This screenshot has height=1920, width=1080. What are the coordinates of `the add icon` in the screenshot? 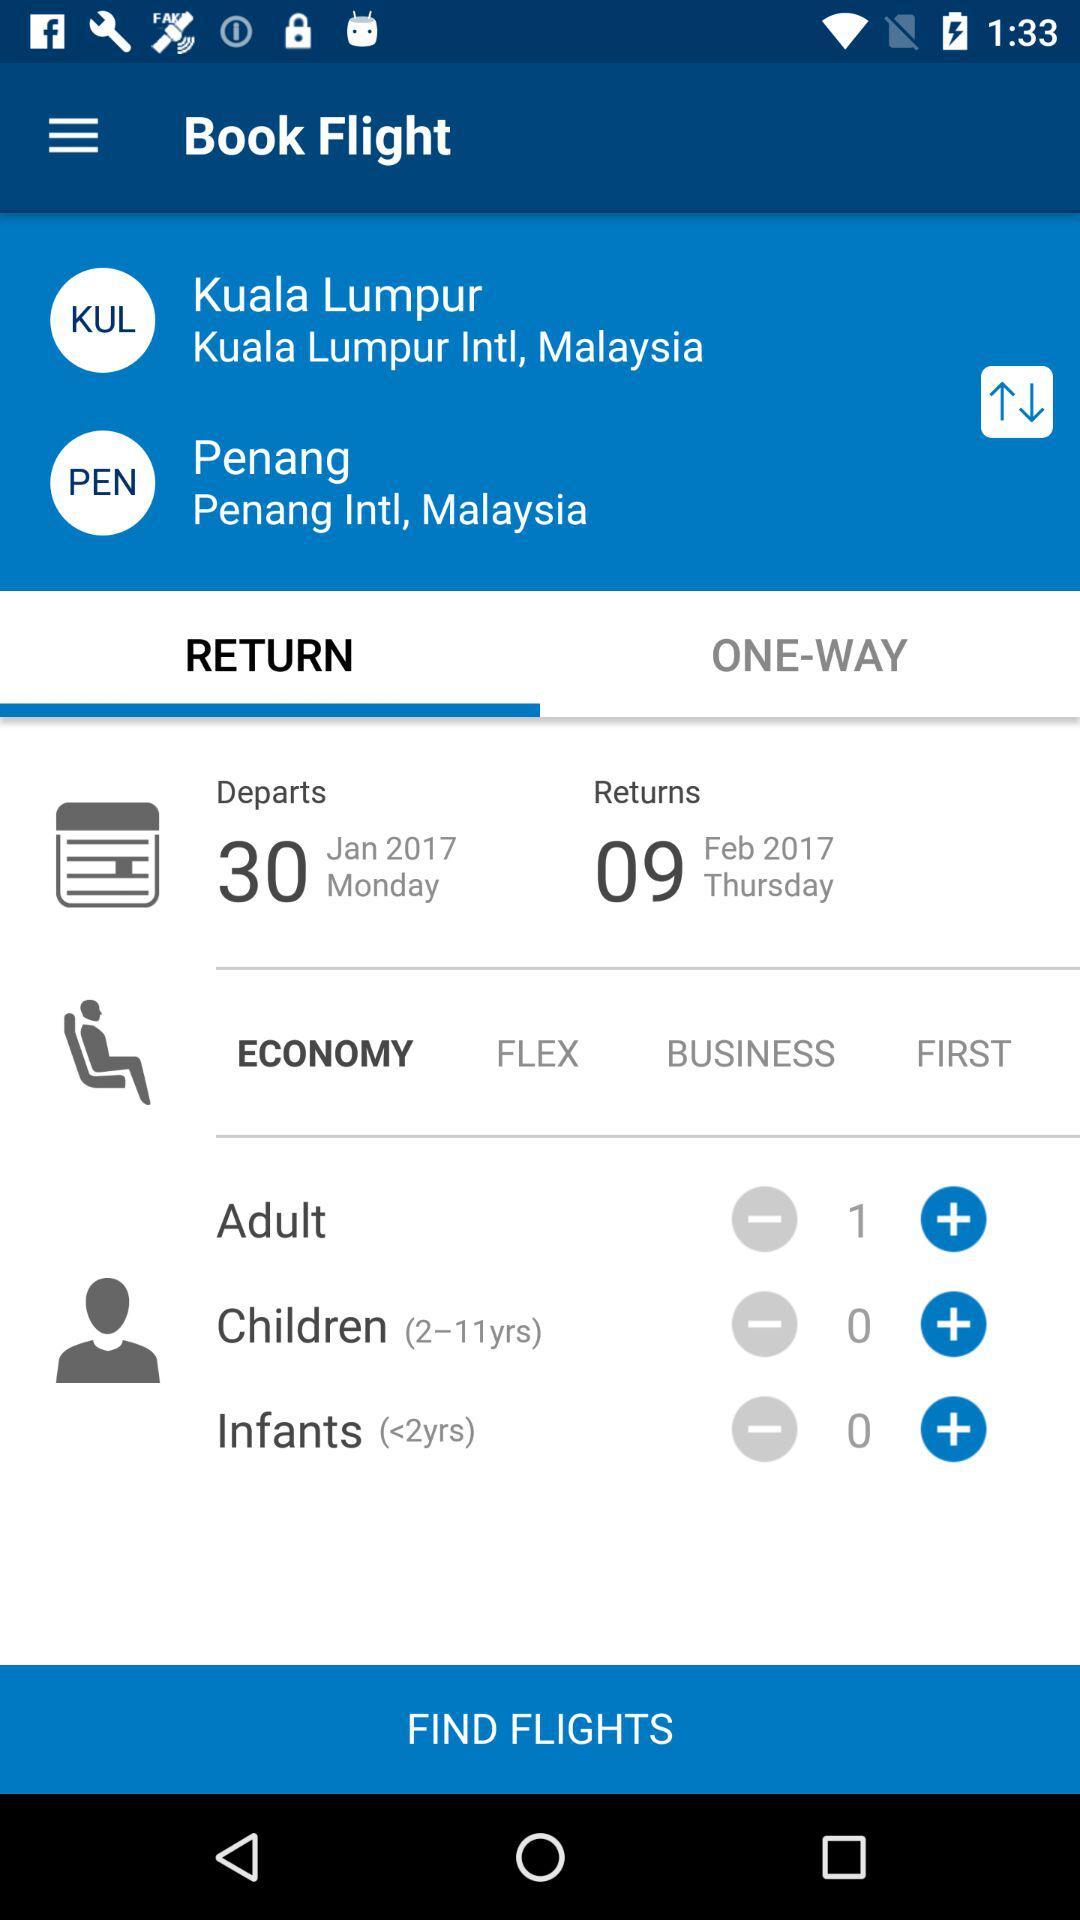 It's located at (952, 1324).